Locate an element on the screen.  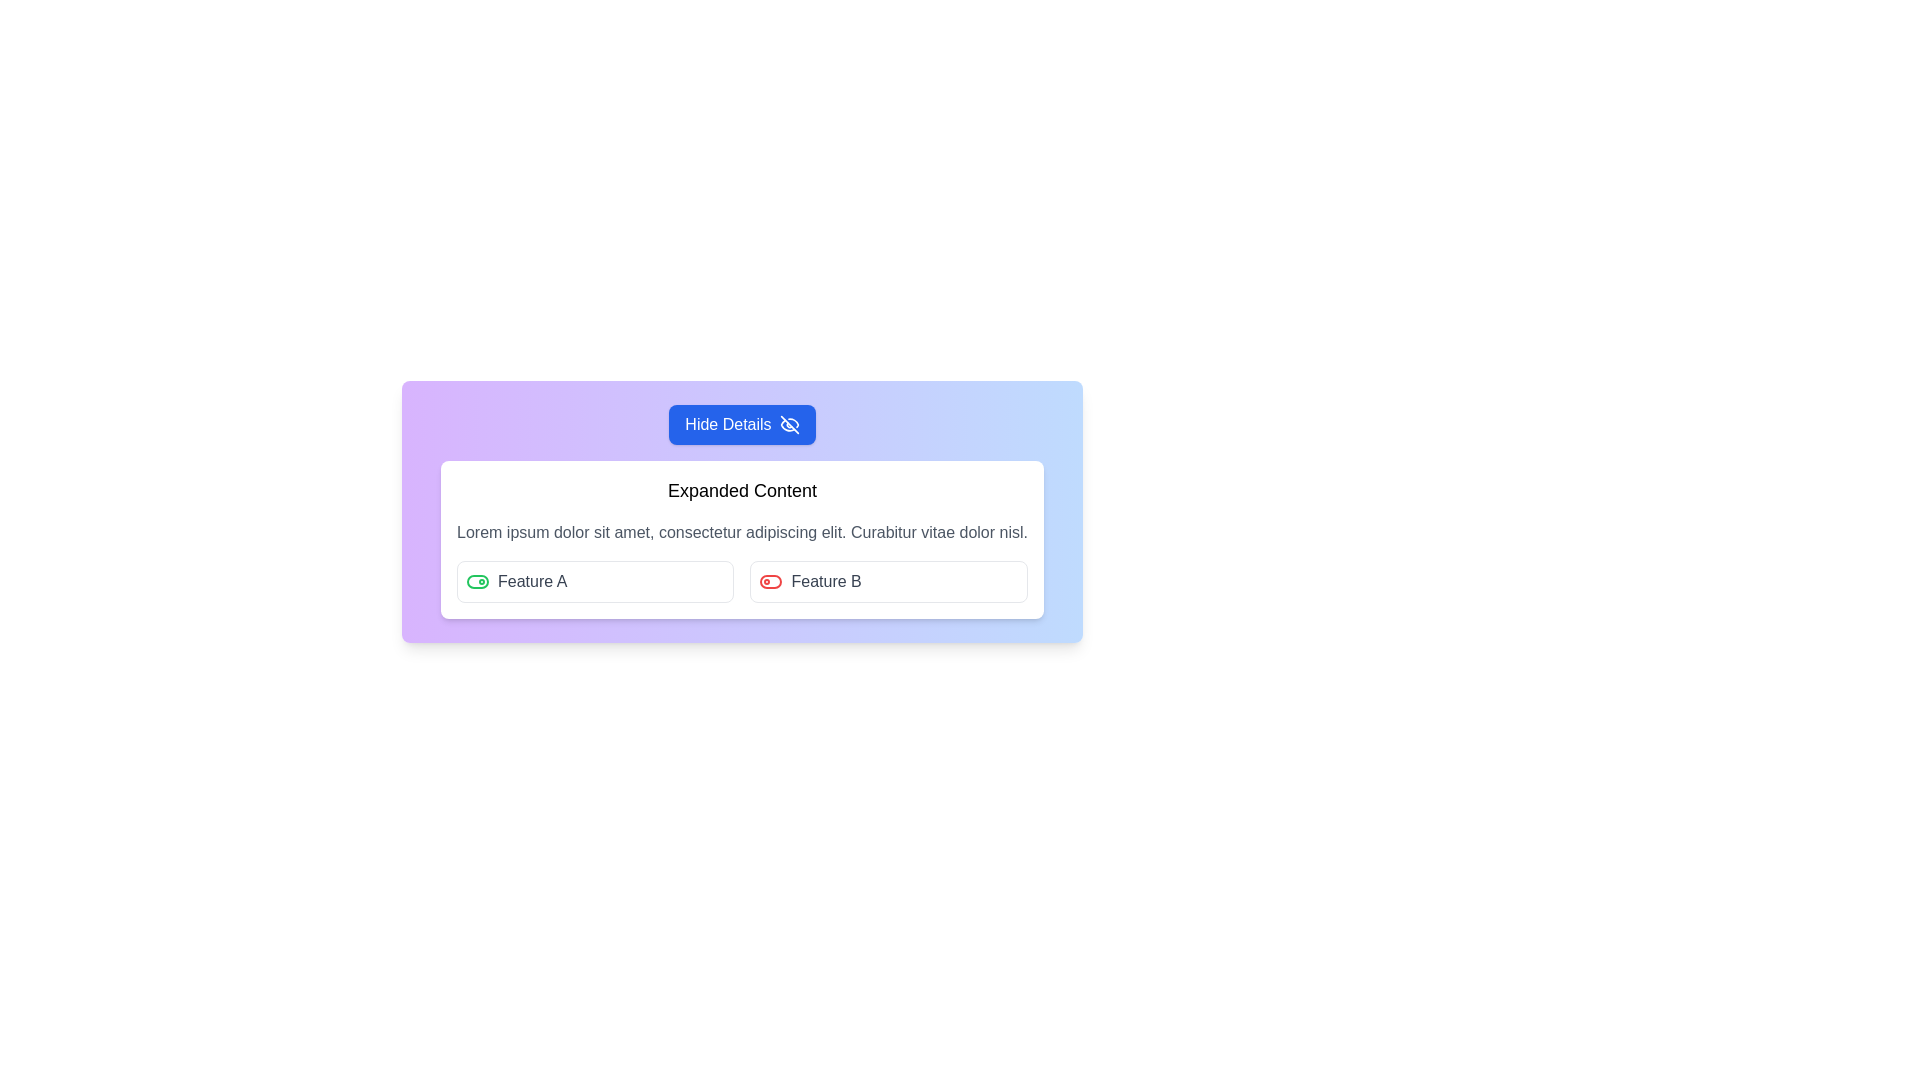
the icon located to the right of the 'Hide Details' text is located at coordinates (788, 423).